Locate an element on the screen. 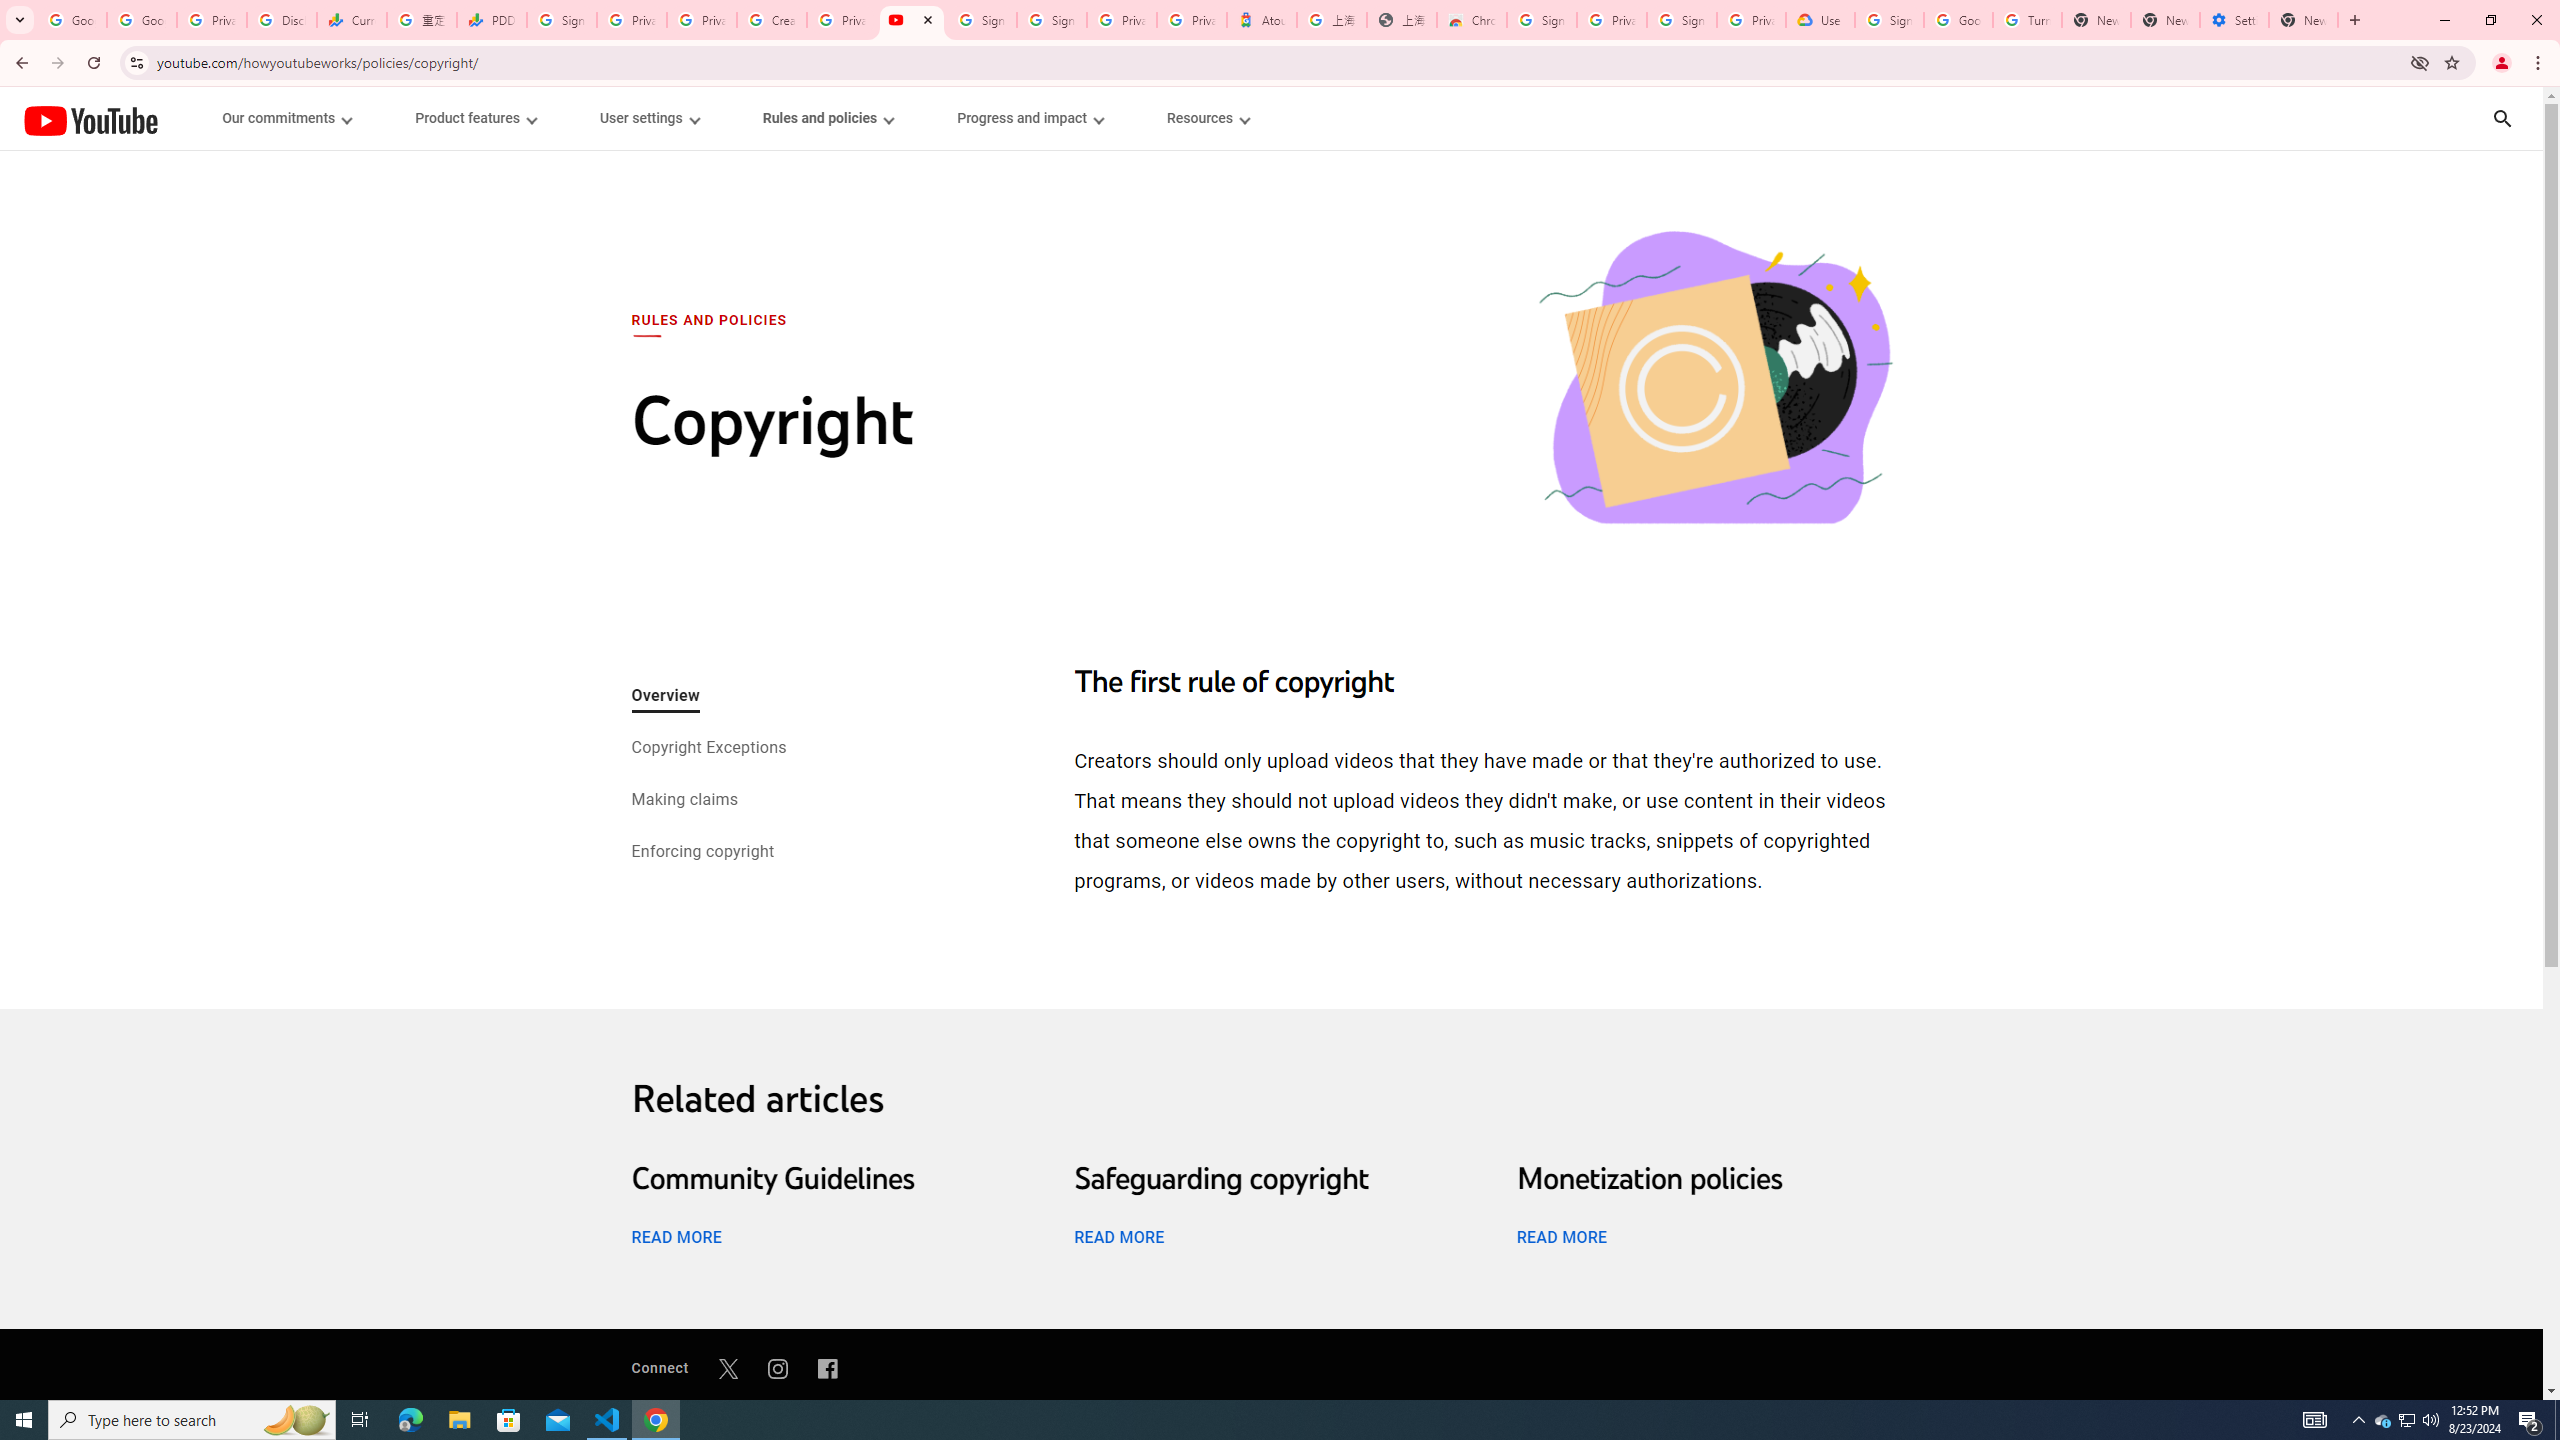  'Google Workspace Admin Community' is located at coordinates (70, 19).